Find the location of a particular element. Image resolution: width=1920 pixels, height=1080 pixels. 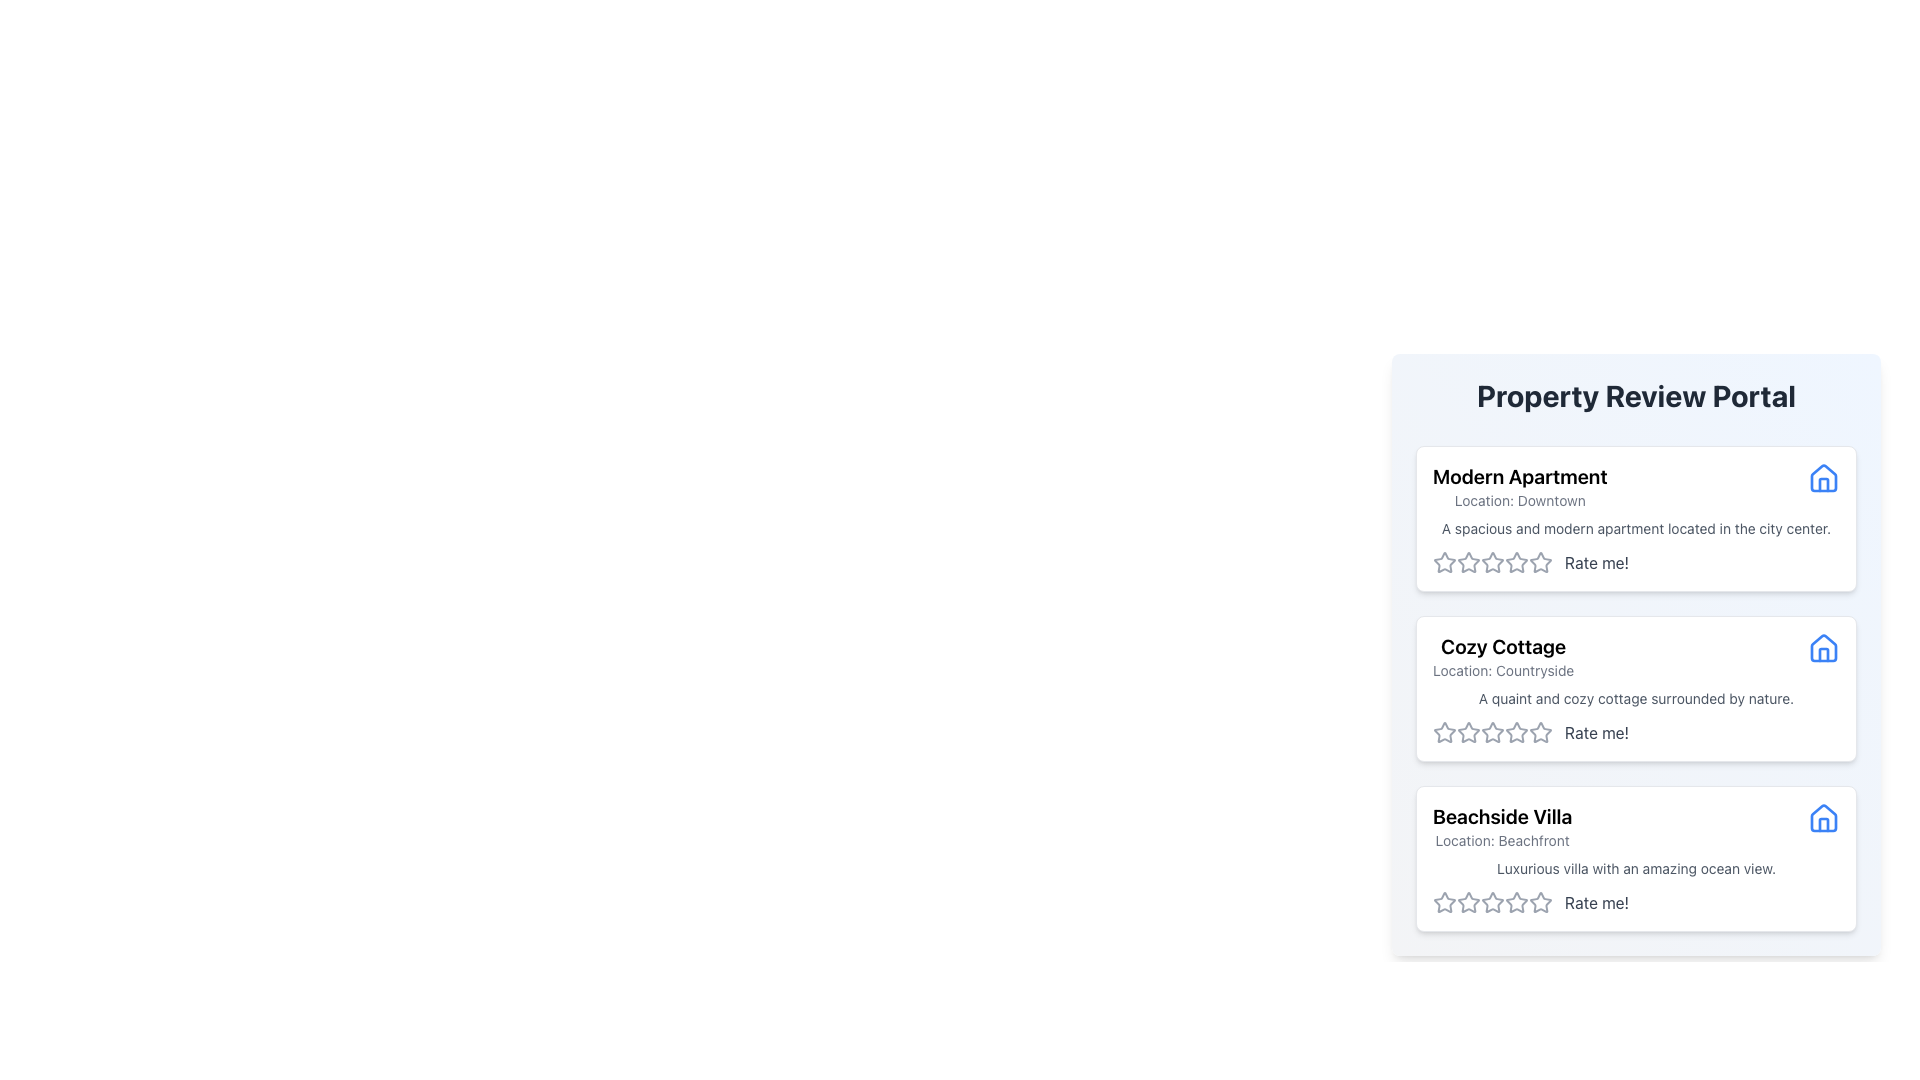

the first star in the rating system located below the description of the 'Modern Apartment' property is located at coordinates (1468, 562).